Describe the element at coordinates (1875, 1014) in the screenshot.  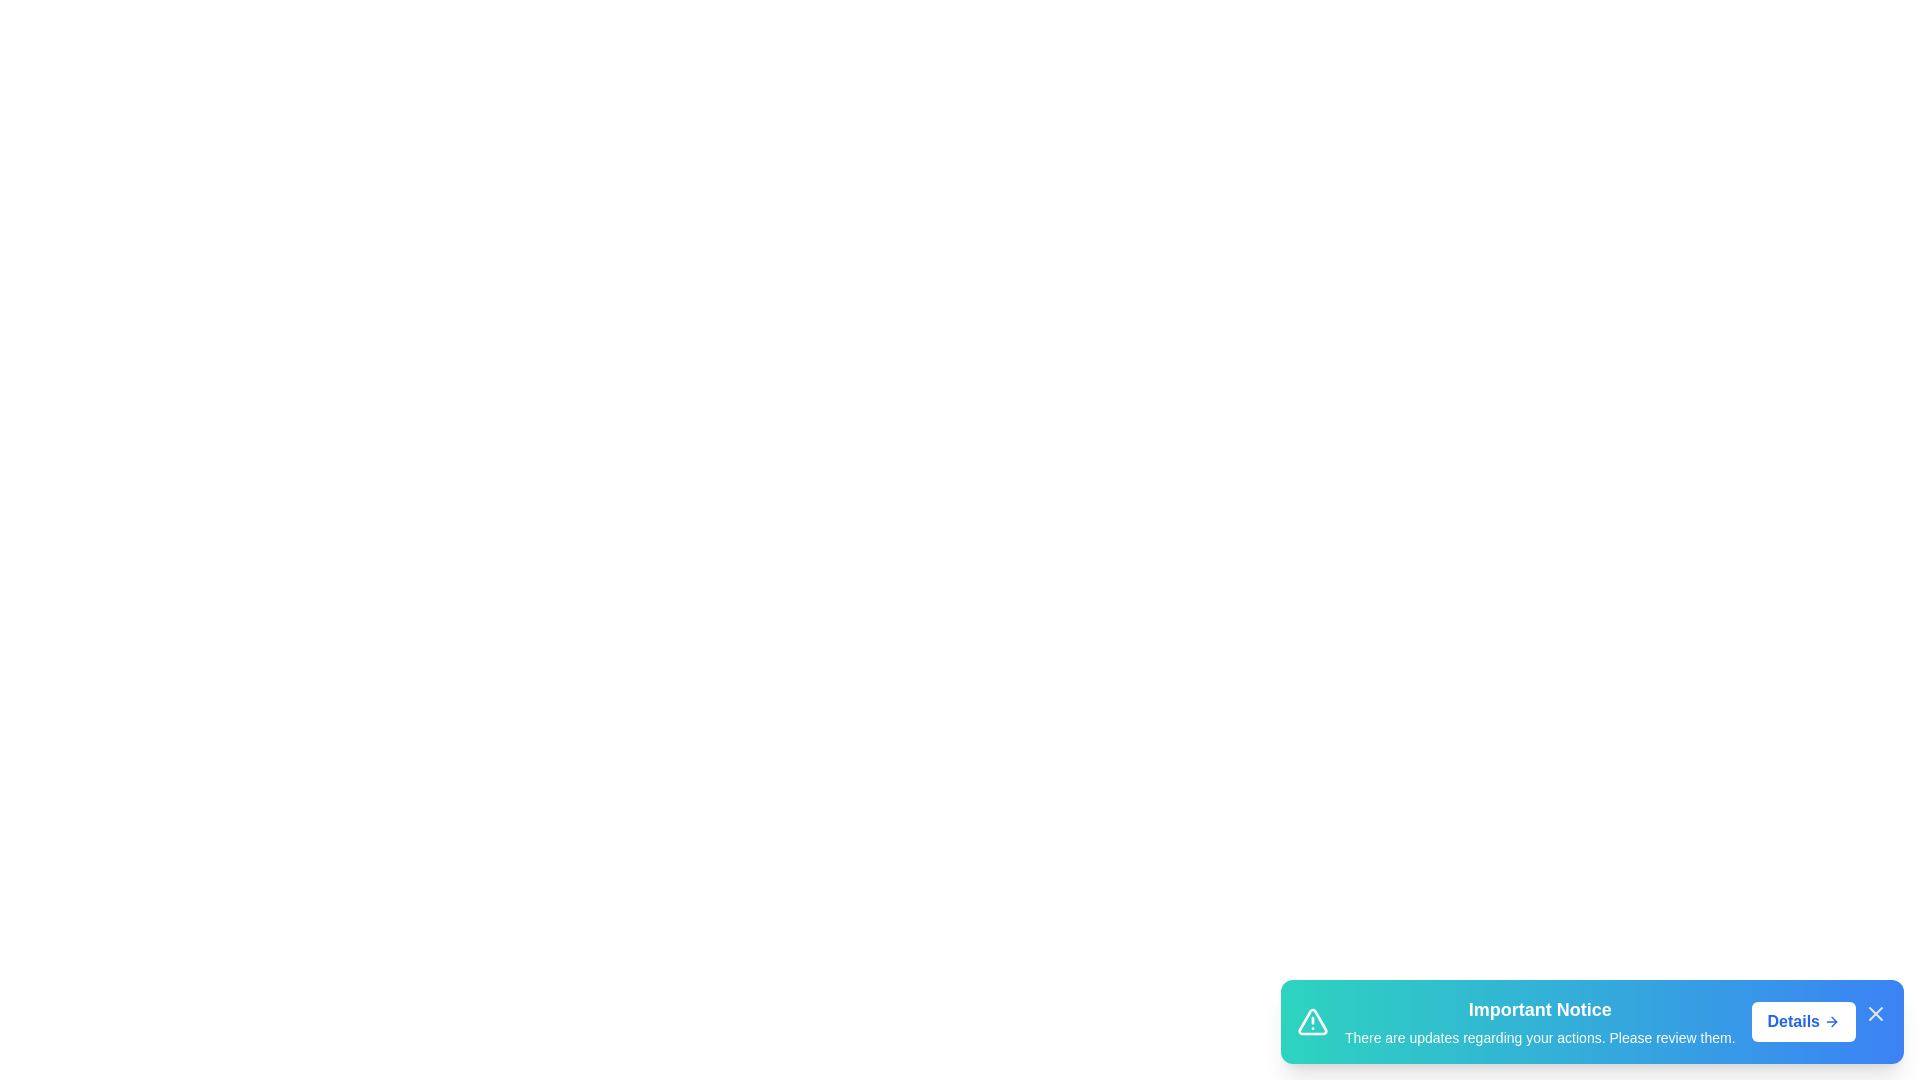
I see `the close icon of the snackbar to dismiss it` at that location.